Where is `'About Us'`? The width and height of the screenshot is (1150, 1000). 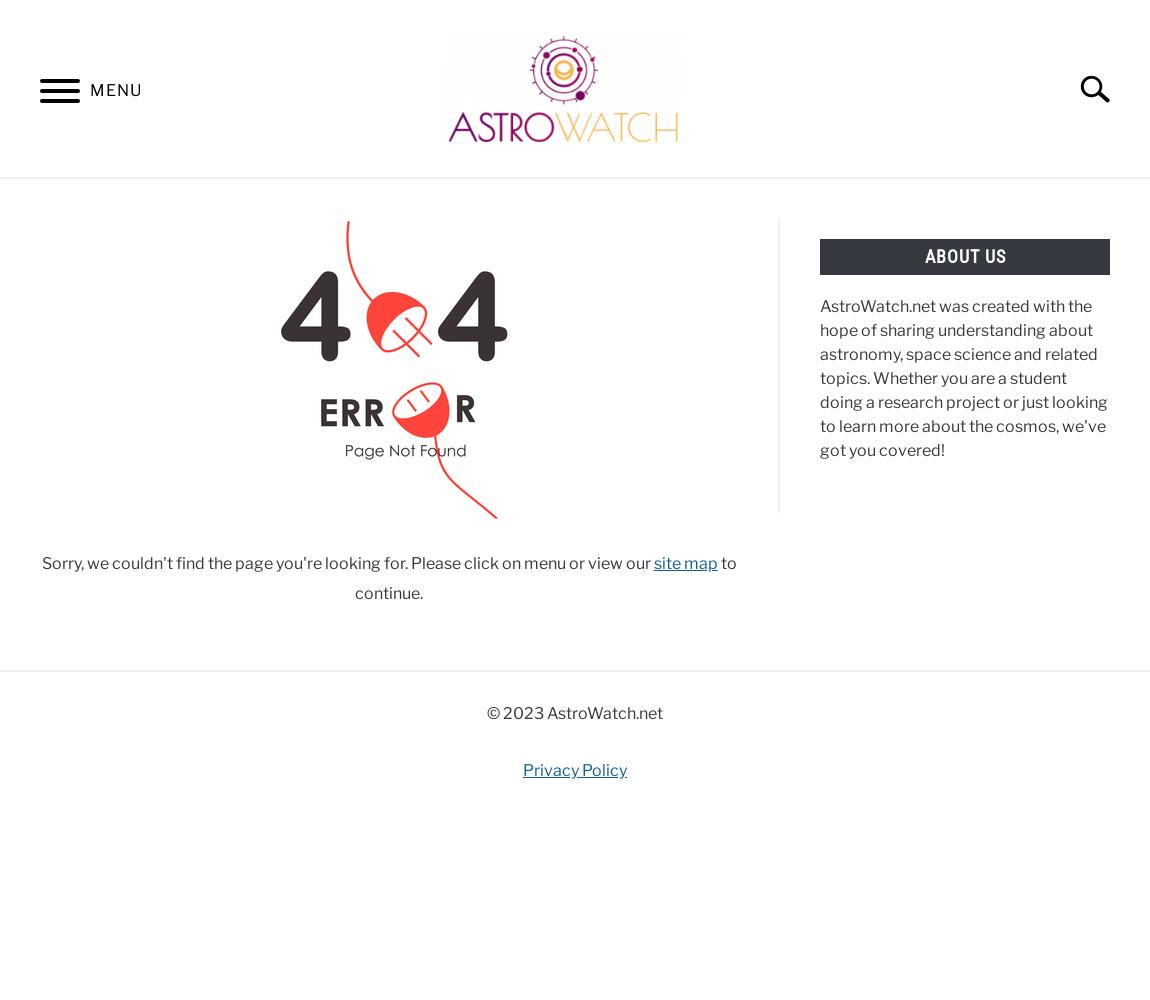
'About Us' is located at coordinates (964, 256).